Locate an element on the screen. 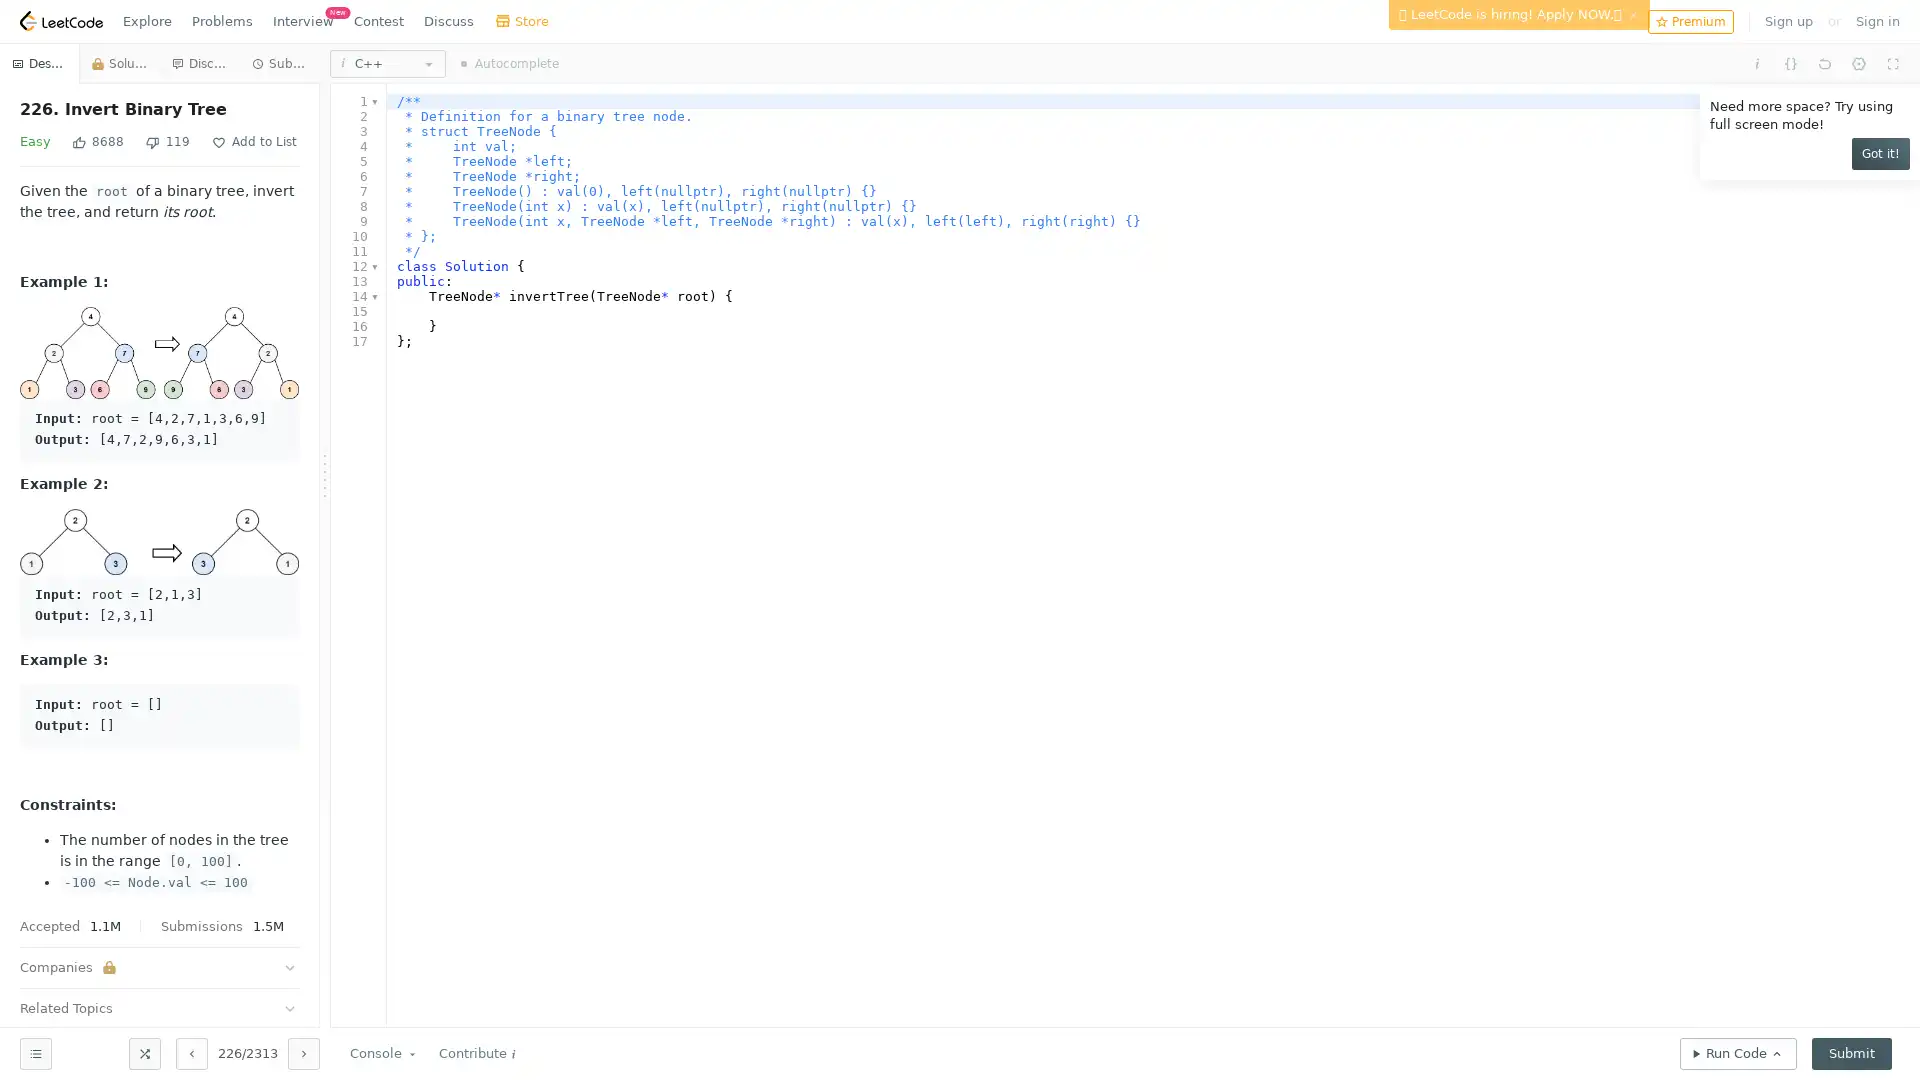 The height and width of the screenshot is (1080, 1920). Submit is located at coordinates (1851, 1052).